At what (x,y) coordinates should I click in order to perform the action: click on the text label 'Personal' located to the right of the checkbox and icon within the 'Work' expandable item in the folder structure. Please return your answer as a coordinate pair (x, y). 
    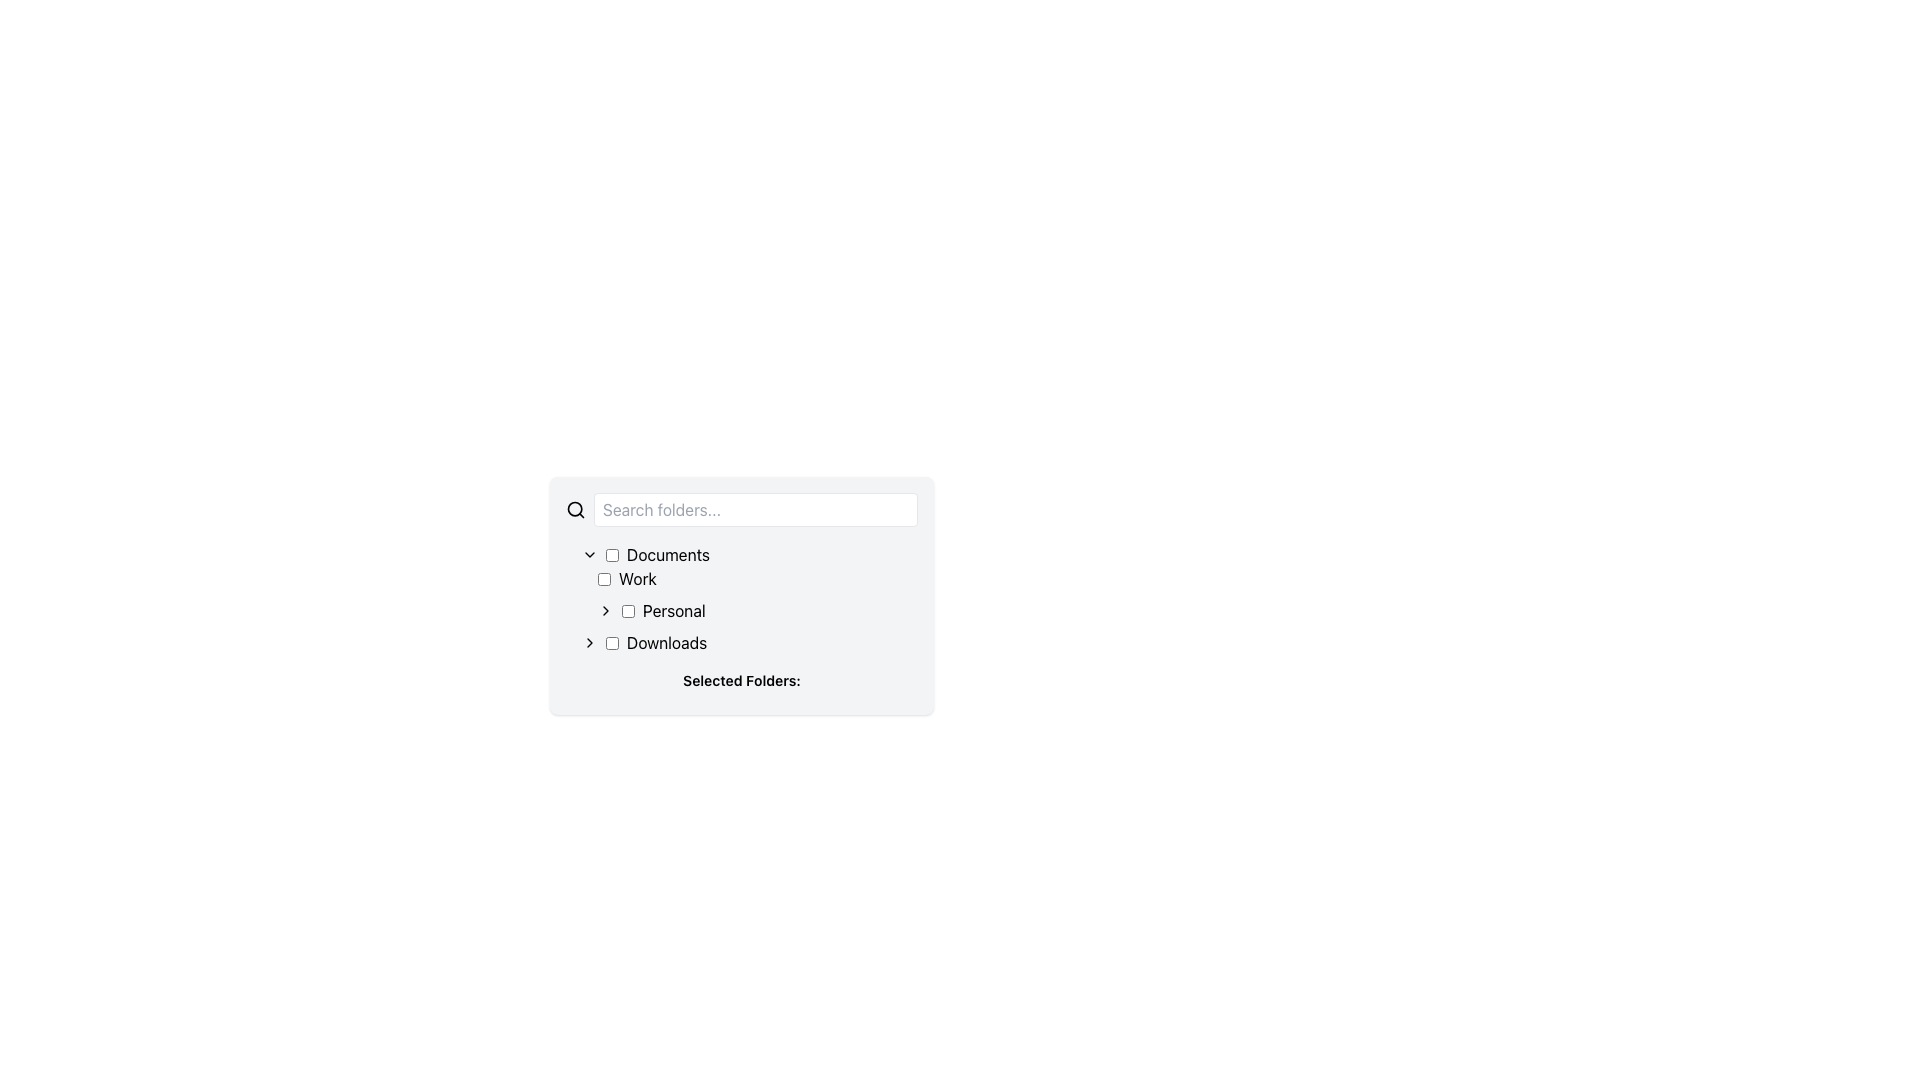
    Looking at the image, I should click on (673, 609).